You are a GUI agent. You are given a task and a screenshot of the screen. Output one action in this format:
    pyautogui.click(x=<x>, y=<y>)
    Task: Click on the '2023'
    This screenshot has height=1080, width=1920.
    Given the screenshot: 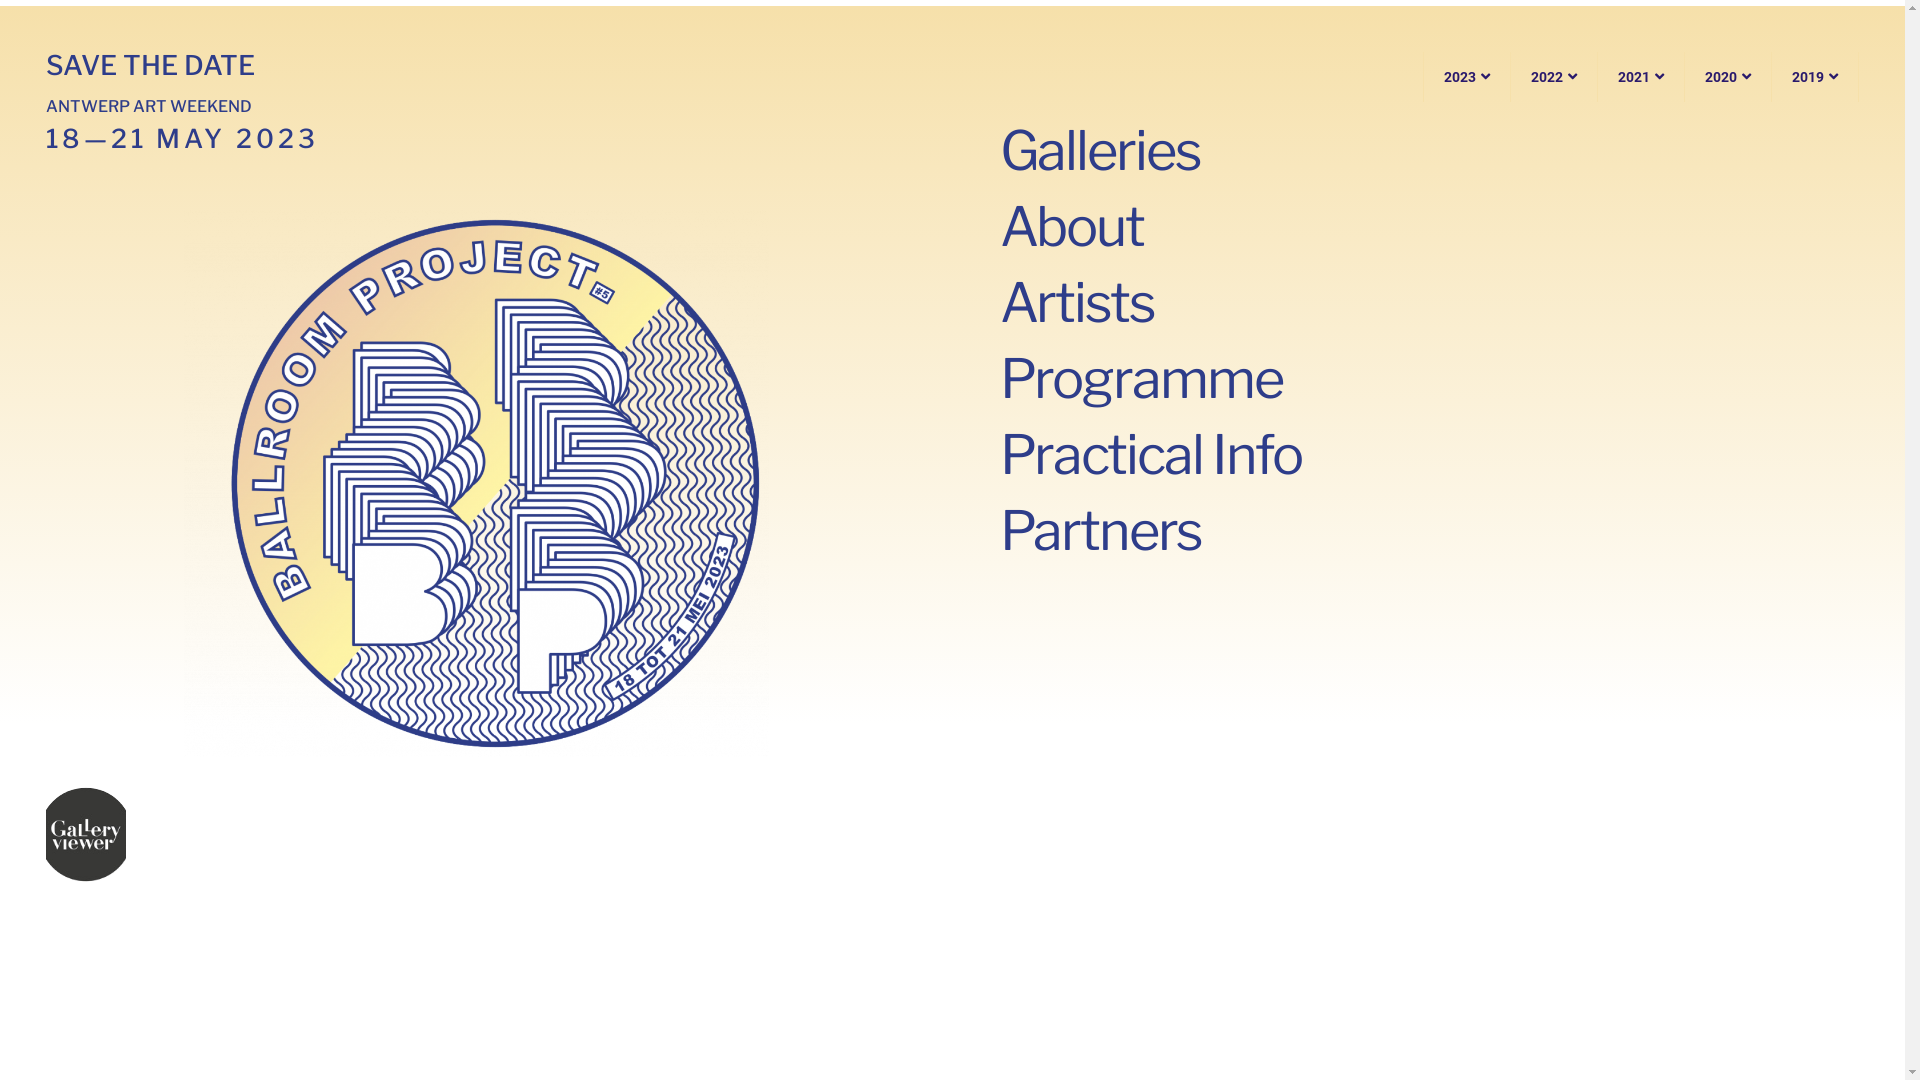 What is the action you would take?
    pyautogui.click(x=1467, y=76)
    